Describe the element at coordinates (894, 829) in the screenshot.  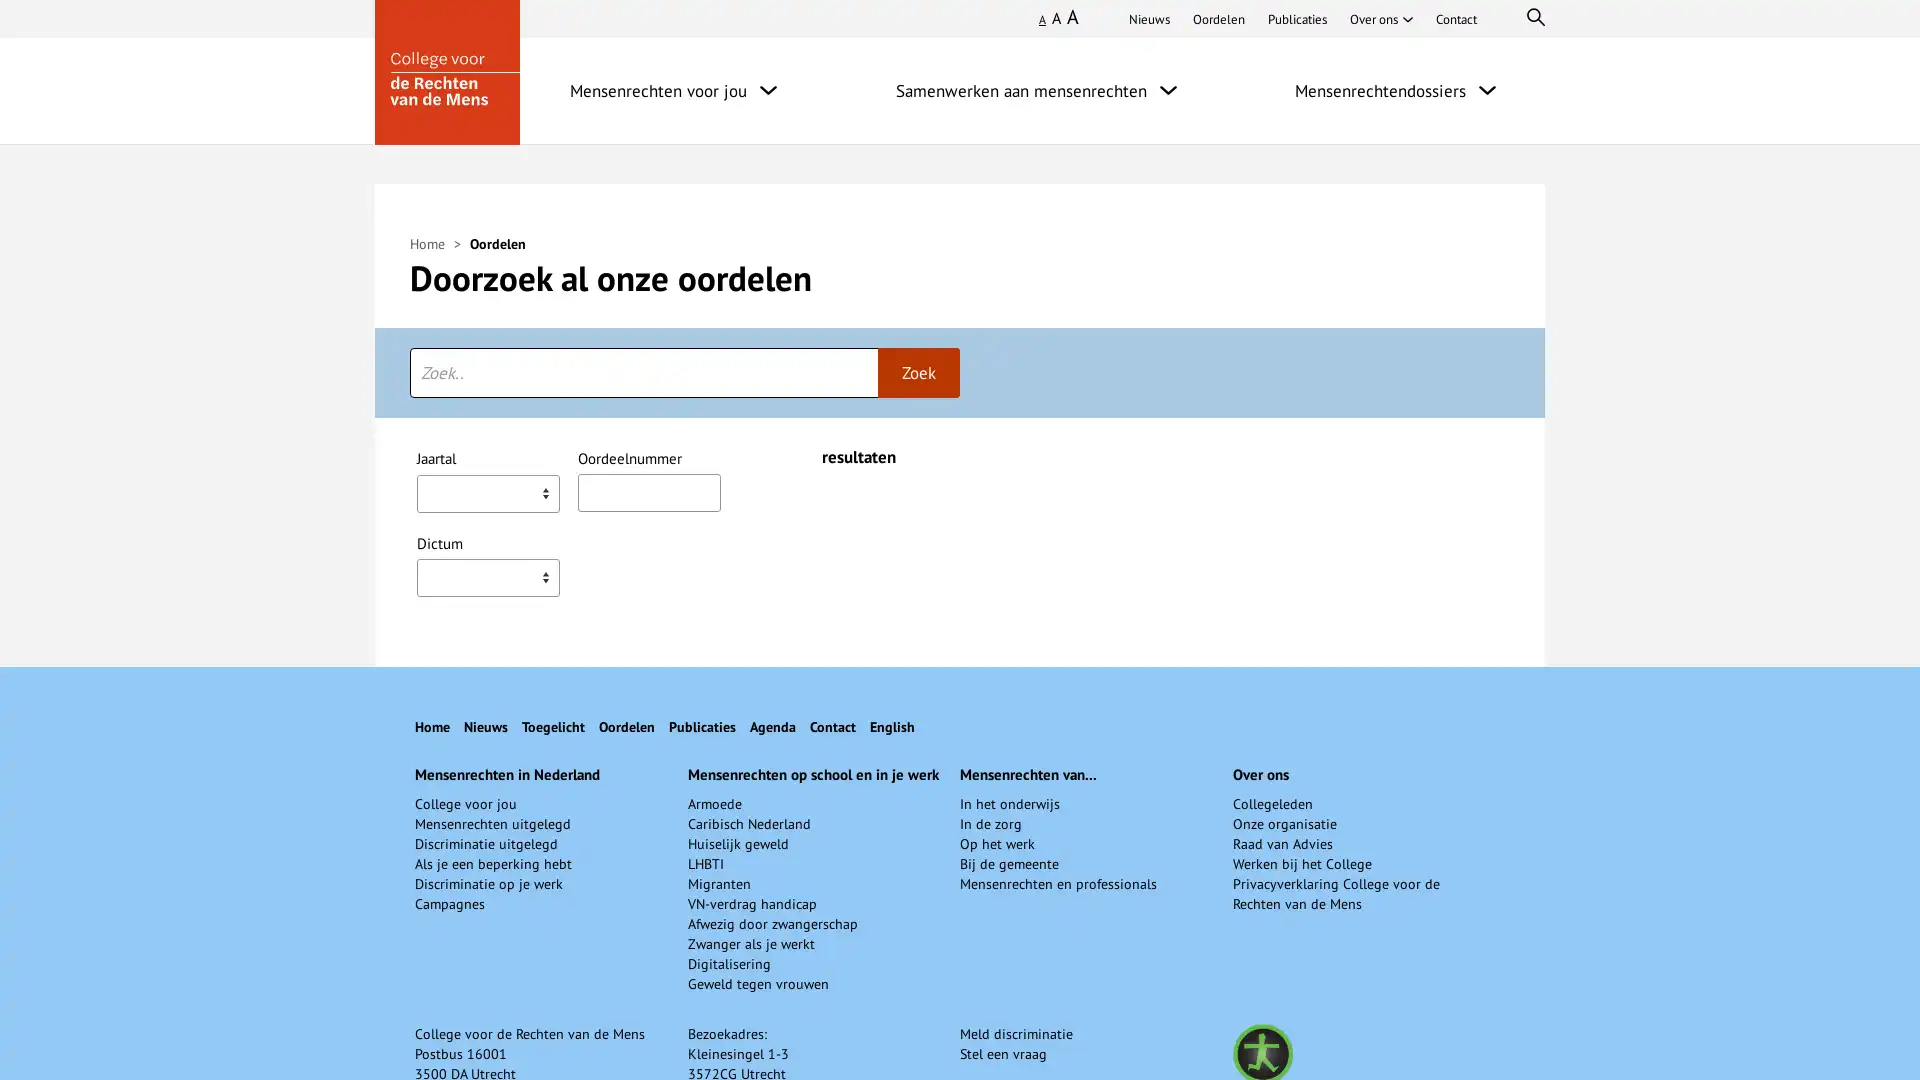
I see `Geslacht` at that location.